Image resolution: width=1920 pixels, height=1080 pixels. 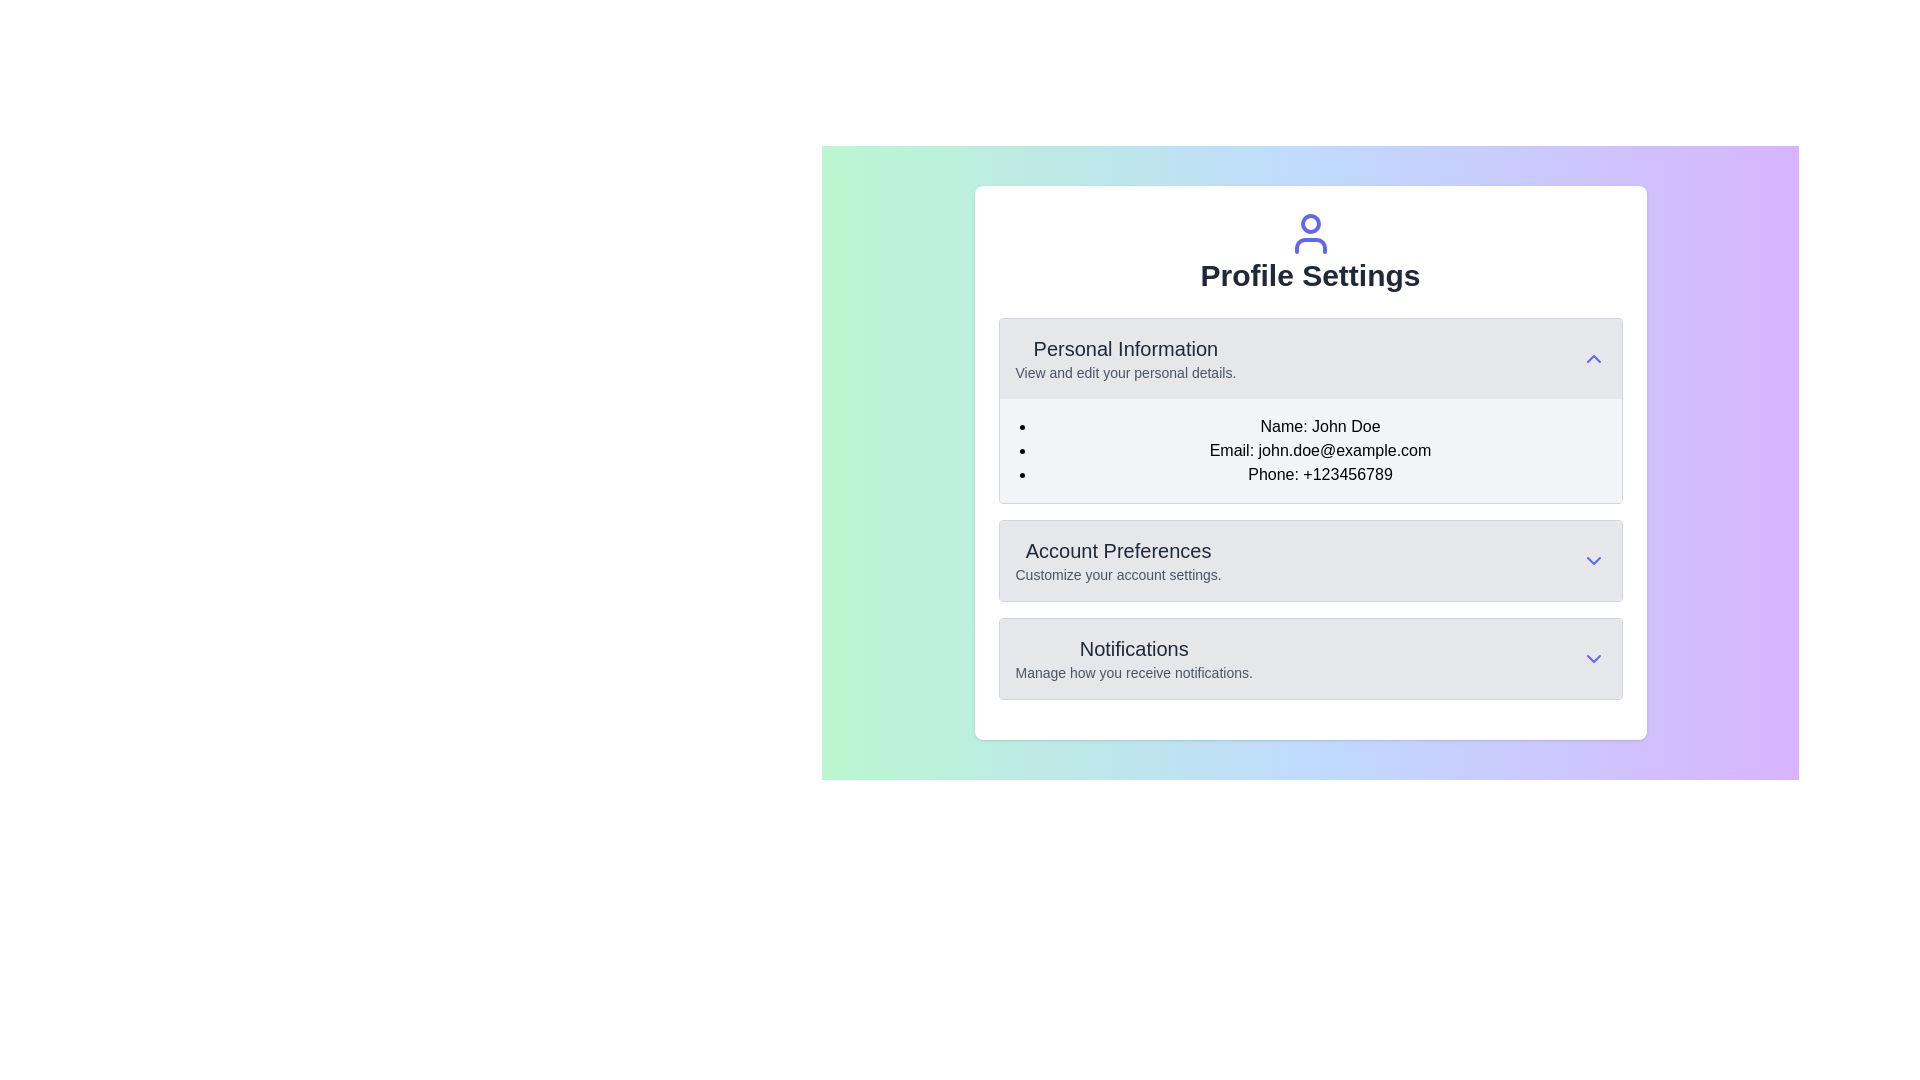 What do you see at coordinates (1310, 245) in the screenshot?
I see `the decorative icon that is part of the user avatar, positioned centrally above the 'Profile Settings' text` at bounding box center [1310, 245].